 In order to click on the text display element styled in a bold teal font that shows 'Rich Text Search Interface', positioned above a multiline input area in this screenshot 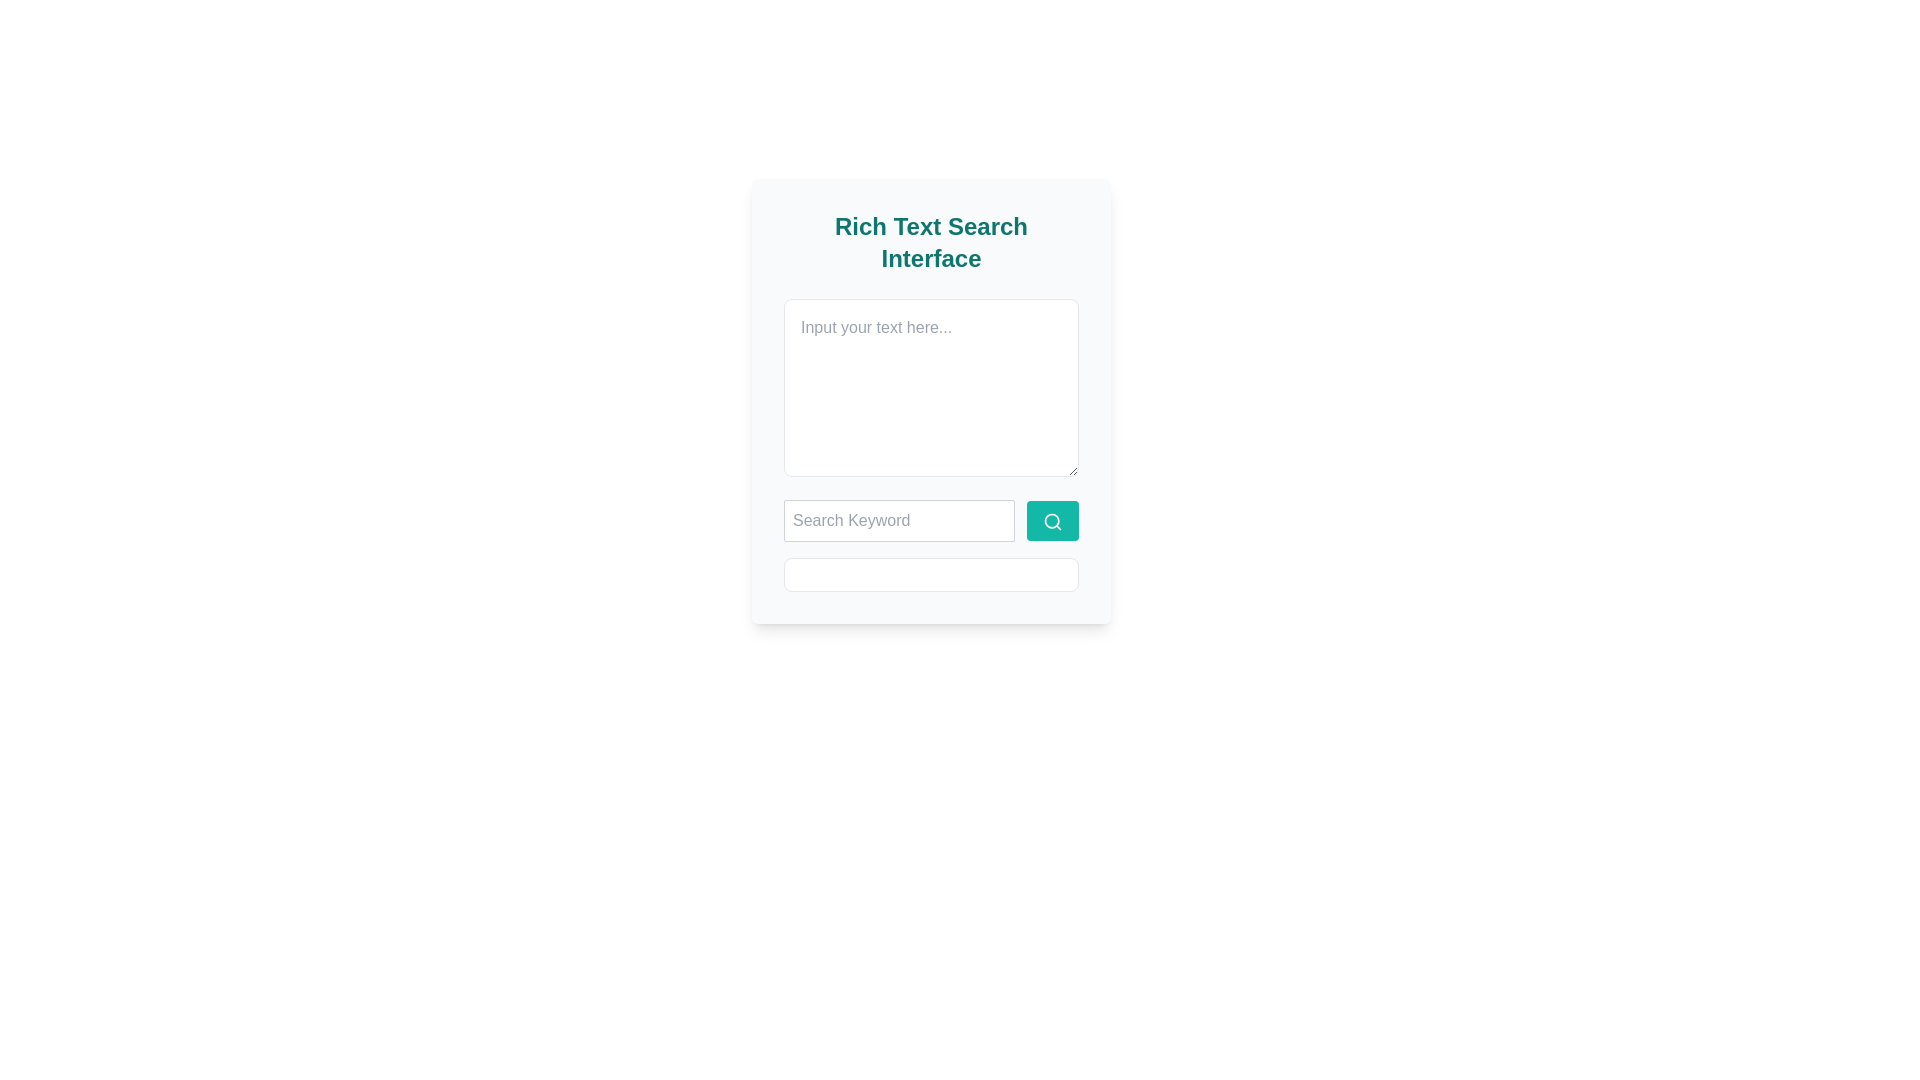, I will do `click(930, 242)`.